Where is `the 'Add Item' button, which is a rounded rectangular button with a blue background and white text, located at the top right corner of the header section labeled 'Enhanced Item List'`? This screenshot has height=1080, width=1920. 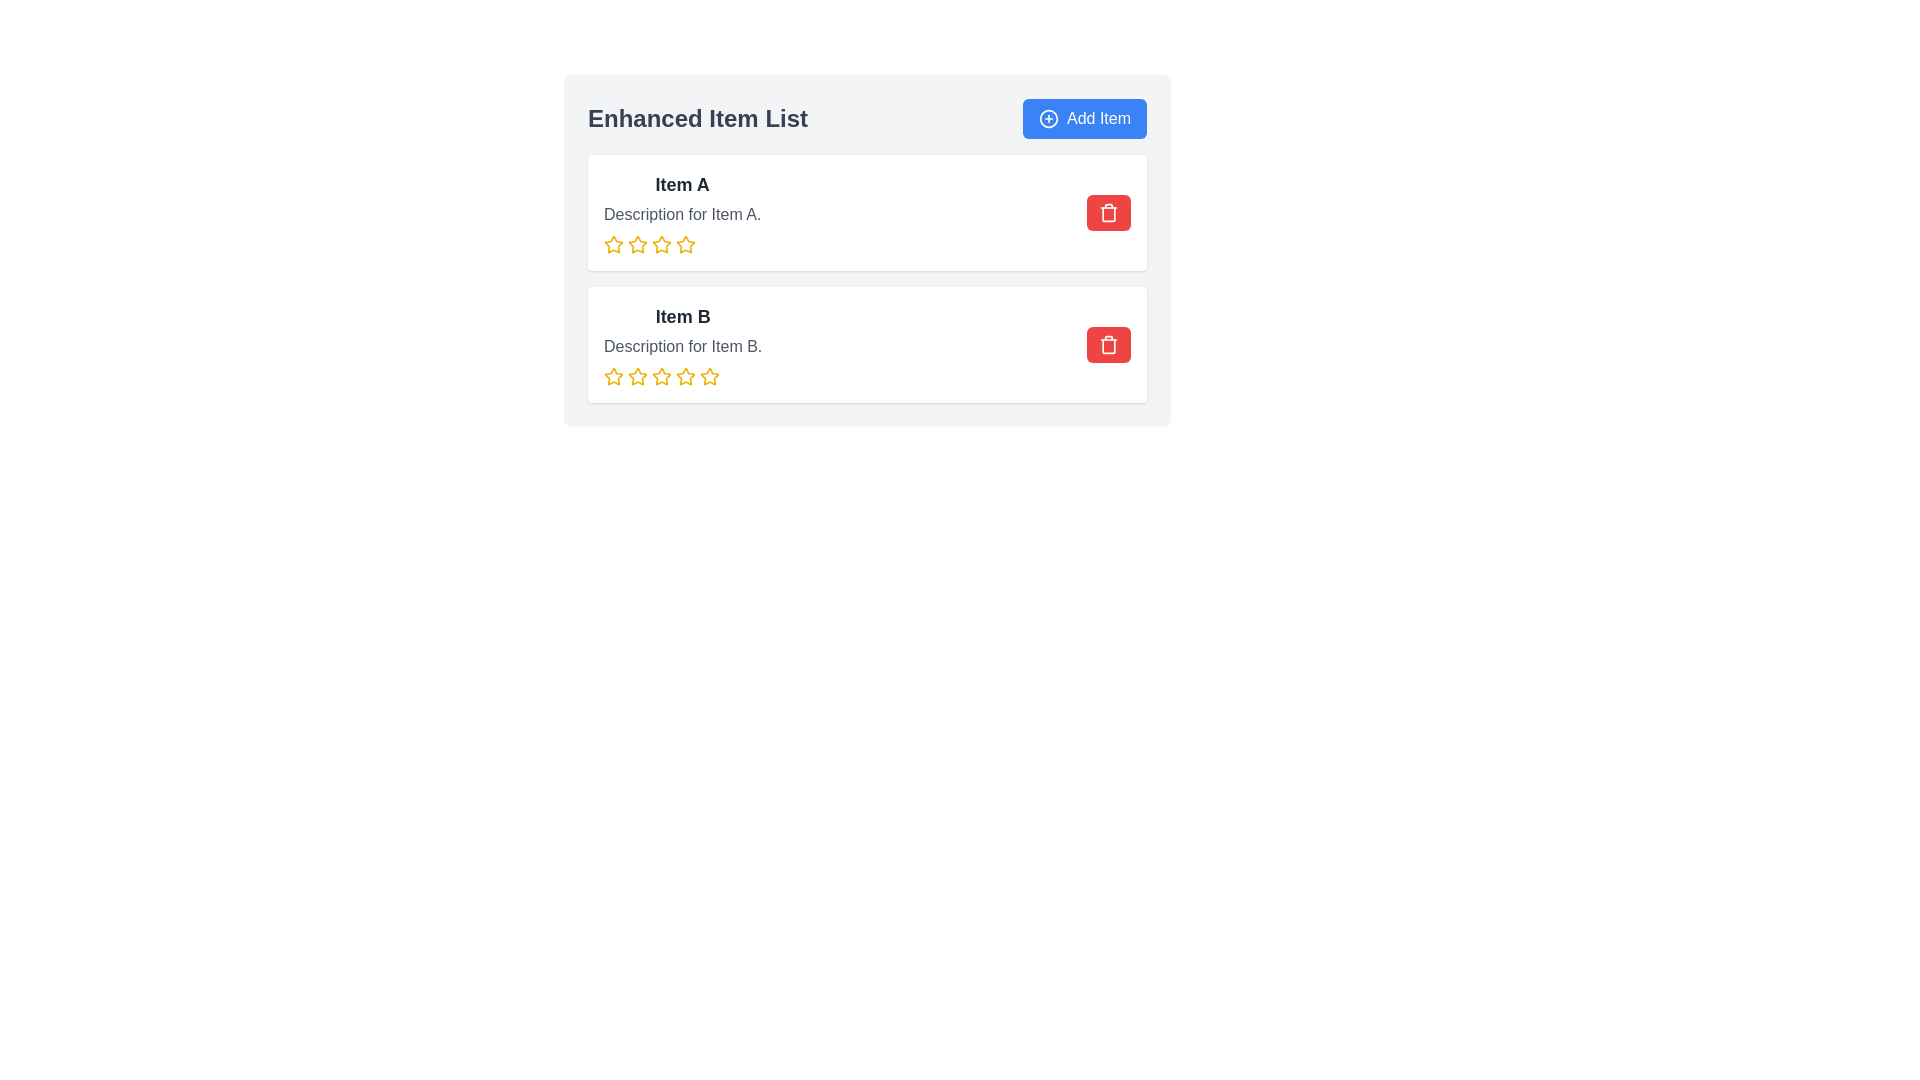
the 'Add Item' button, which is a rounded rectangular button with a blue background and white text, located at the top right corner of the header section labeled 'Enhanced Item List' is located at coordinates (1083, 119).